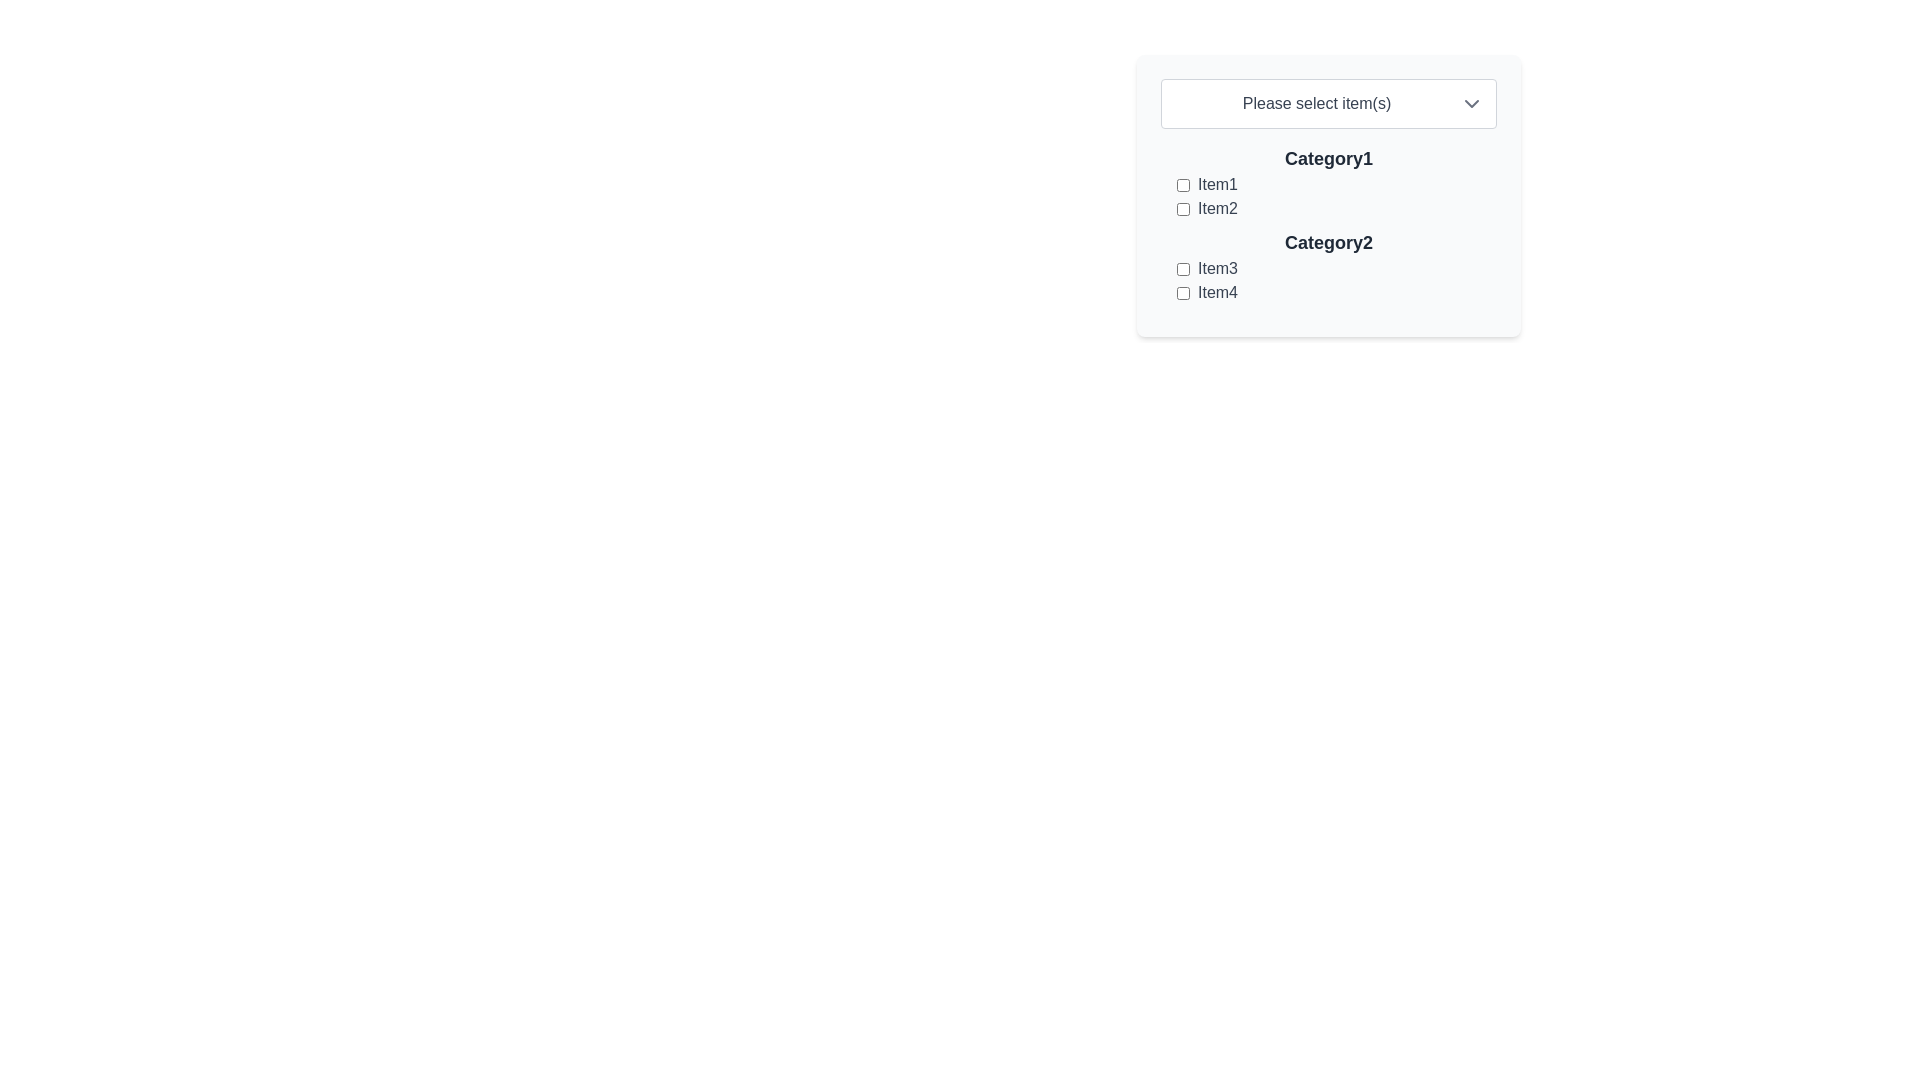 Image resolution: width=1920 pixels, height=1080 pixels. Describe the element at coordinates (1183, 268) in the screenshot. I see `the checkbox for 'Item3'` at that location.